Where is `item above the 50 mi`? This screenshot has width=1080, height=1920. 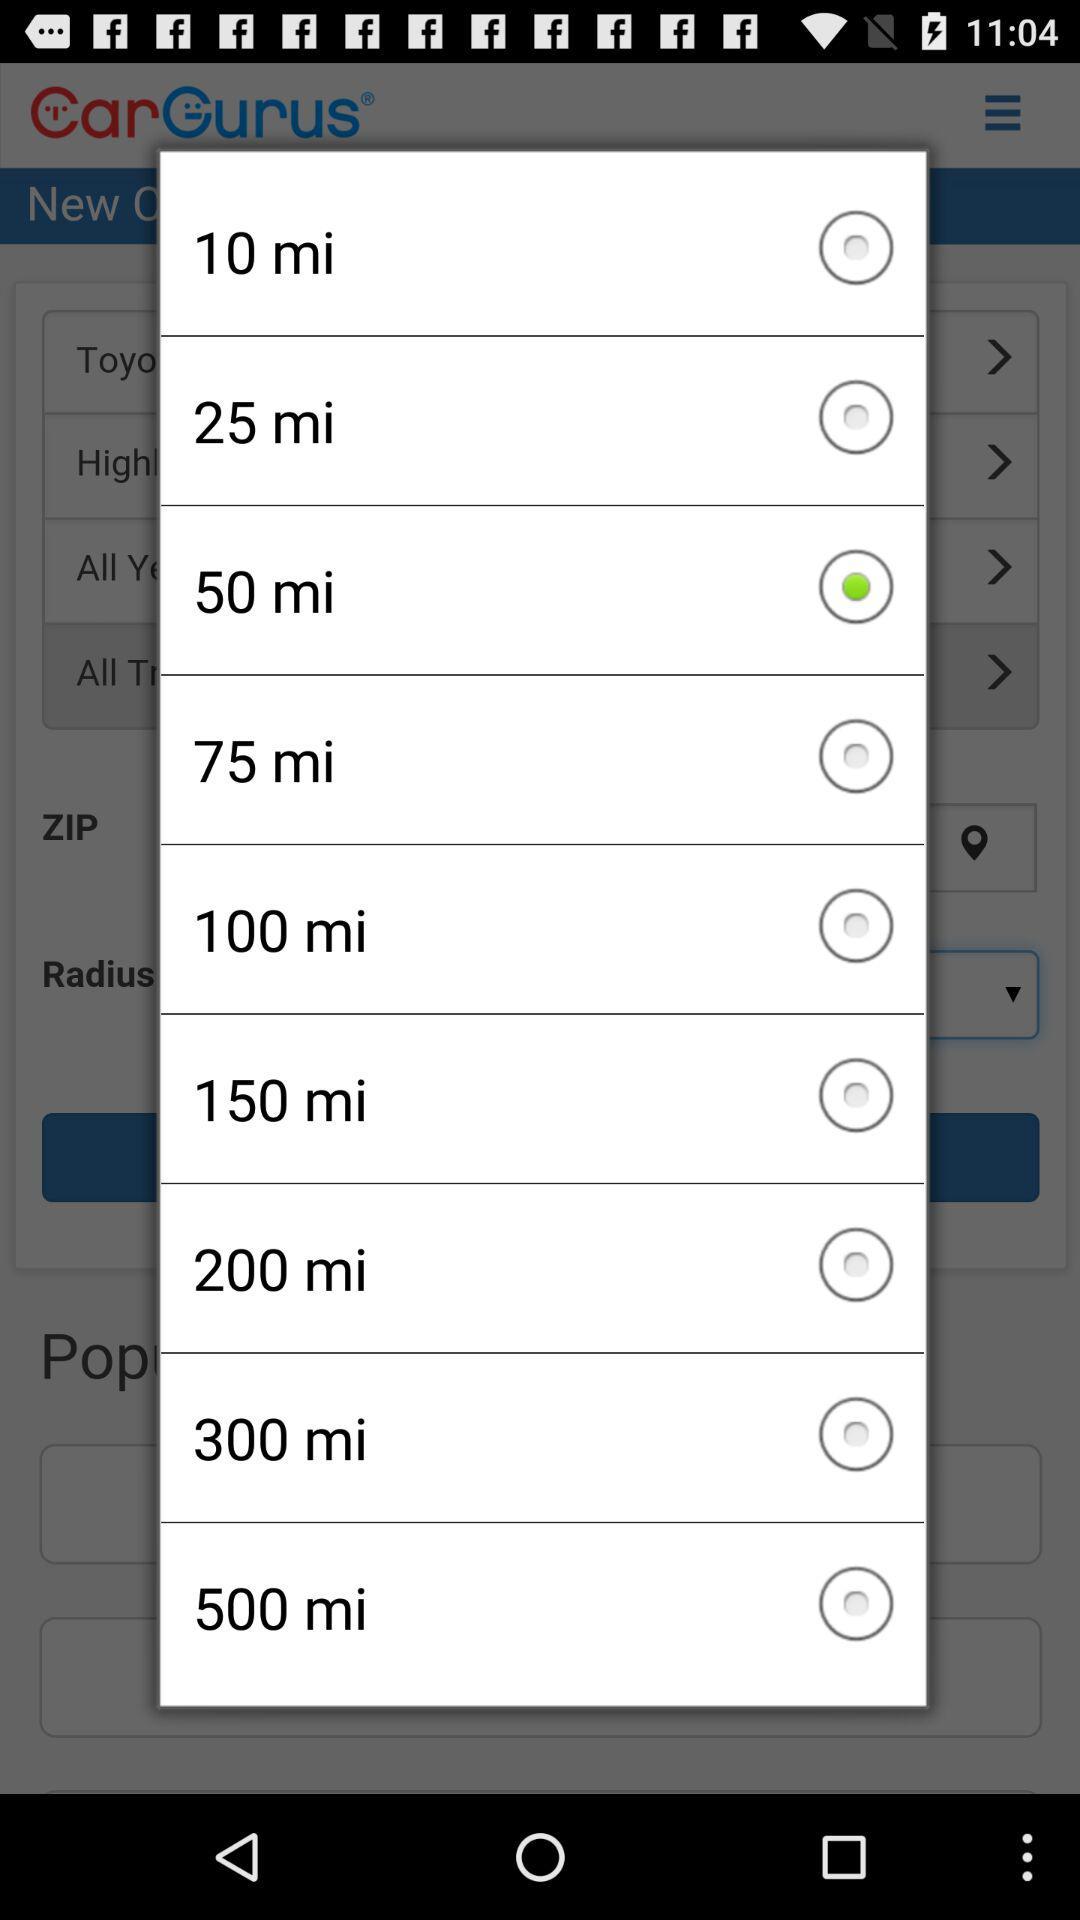 item above the 50 mi is located at coordinates (542, 419).